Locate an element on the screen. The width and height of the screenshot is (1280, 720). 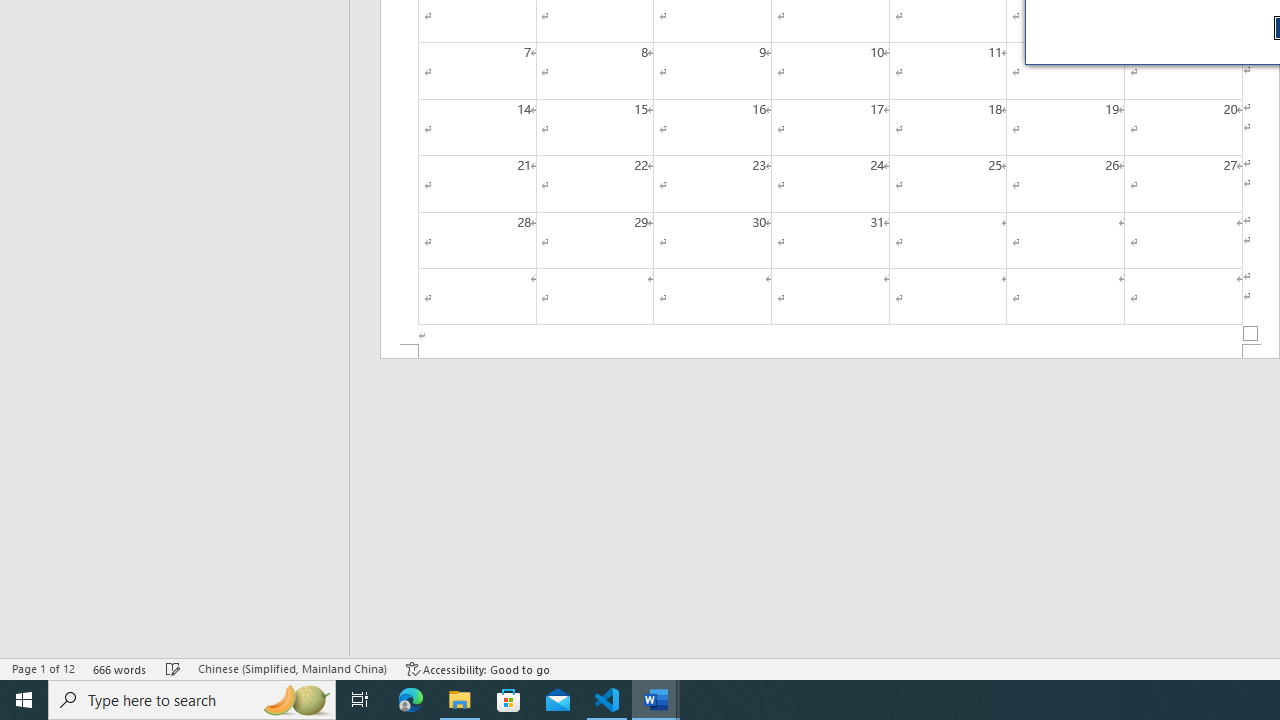
'Footer -Section 1-' is located at coordinates (830, 350).